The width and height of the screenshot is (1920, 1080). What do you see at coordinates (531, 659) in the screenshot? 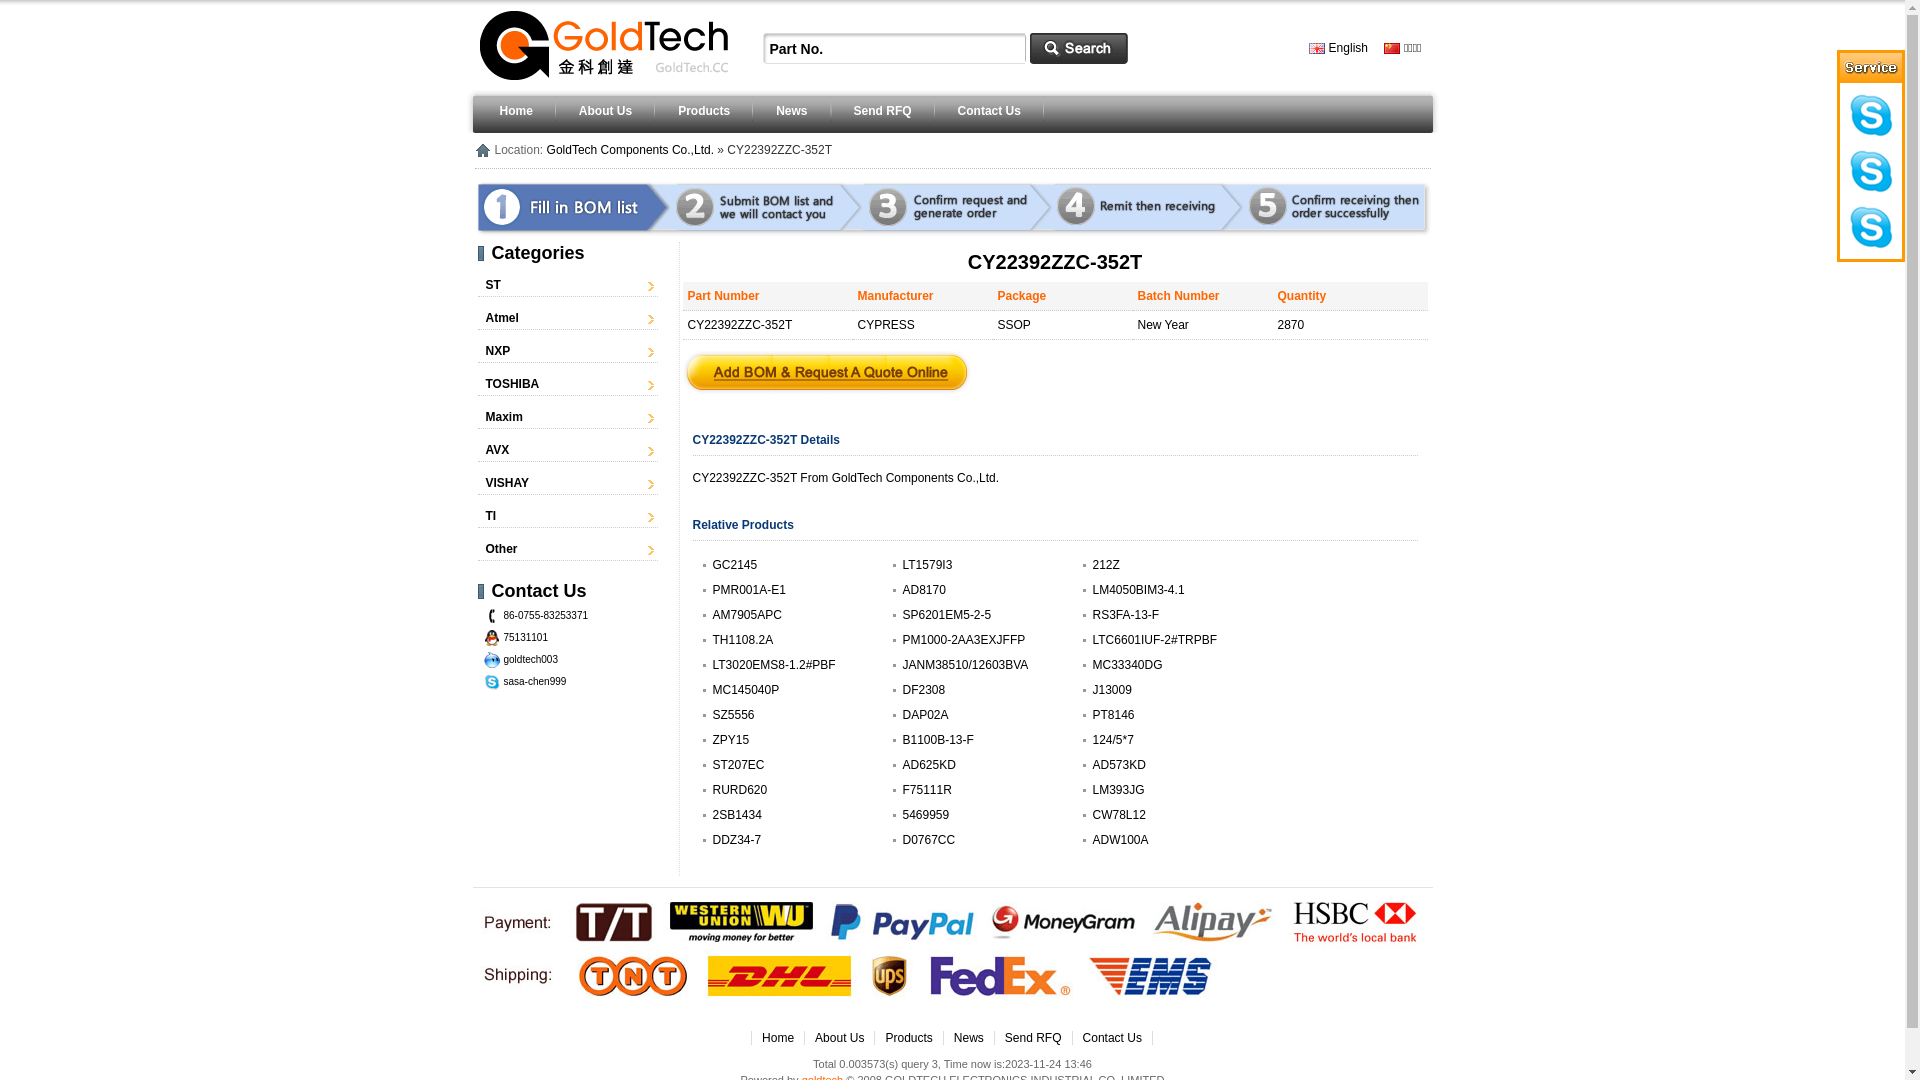
I see `'goldtech003'` at bounding box center [531, 659].